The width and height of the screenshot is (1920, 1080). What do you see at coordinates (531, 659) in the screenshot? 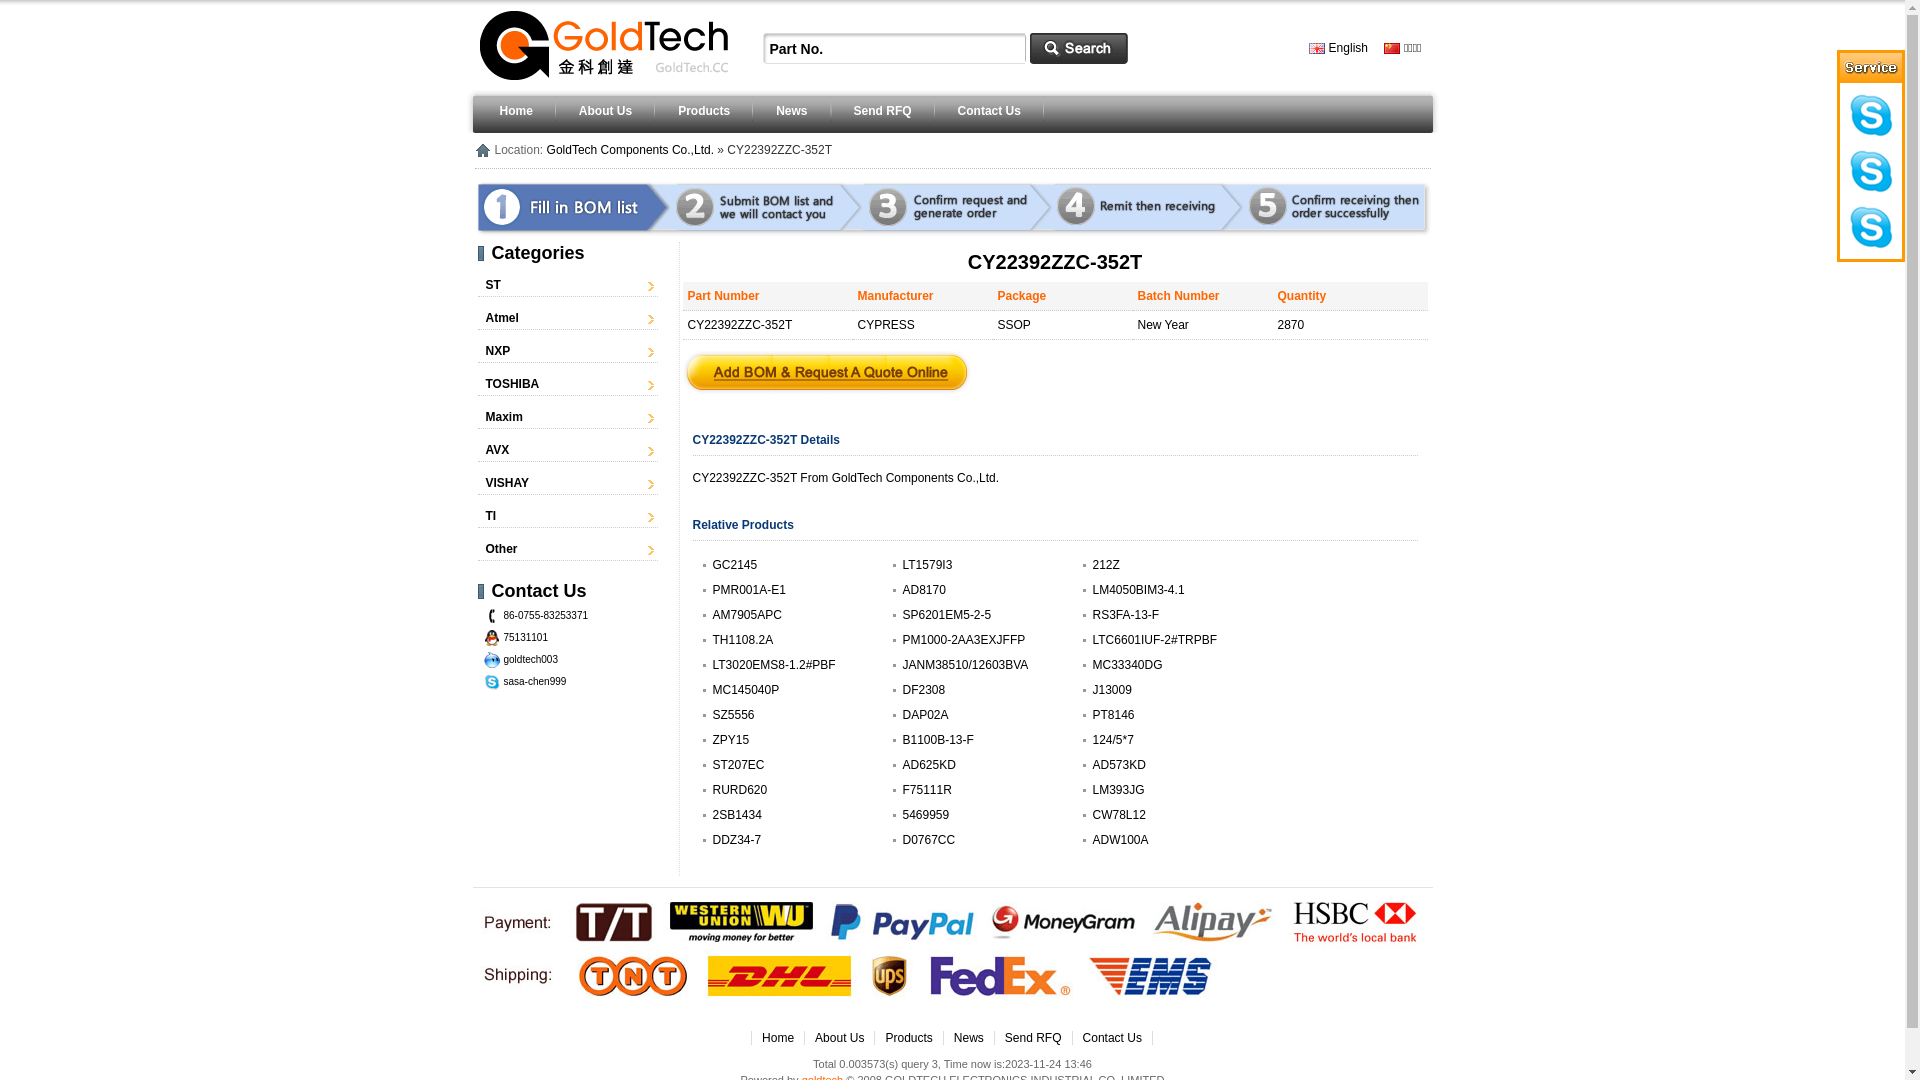
I see `'goldtech003'` at bounding box center [531, 659].